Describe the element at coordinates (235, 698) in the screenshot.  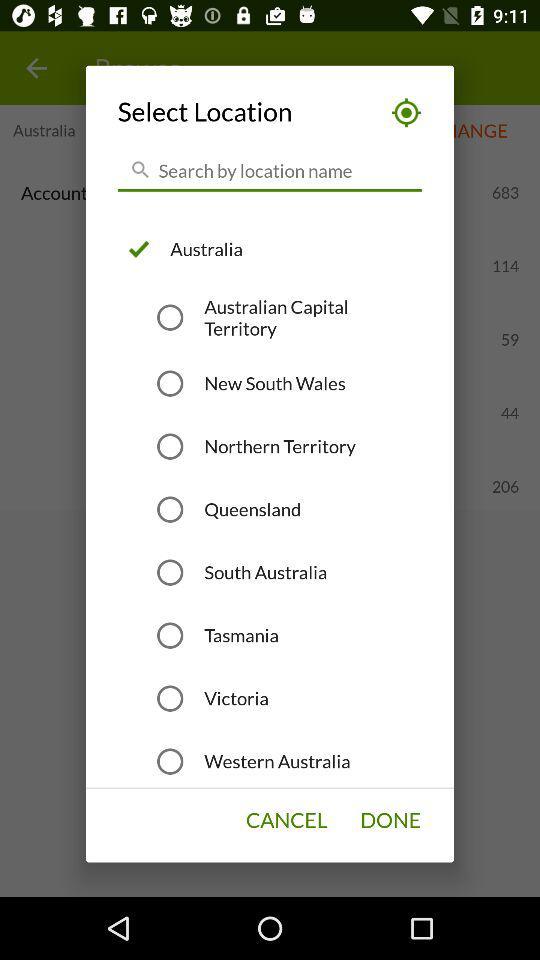
I see `item below the tasmania` at that location.